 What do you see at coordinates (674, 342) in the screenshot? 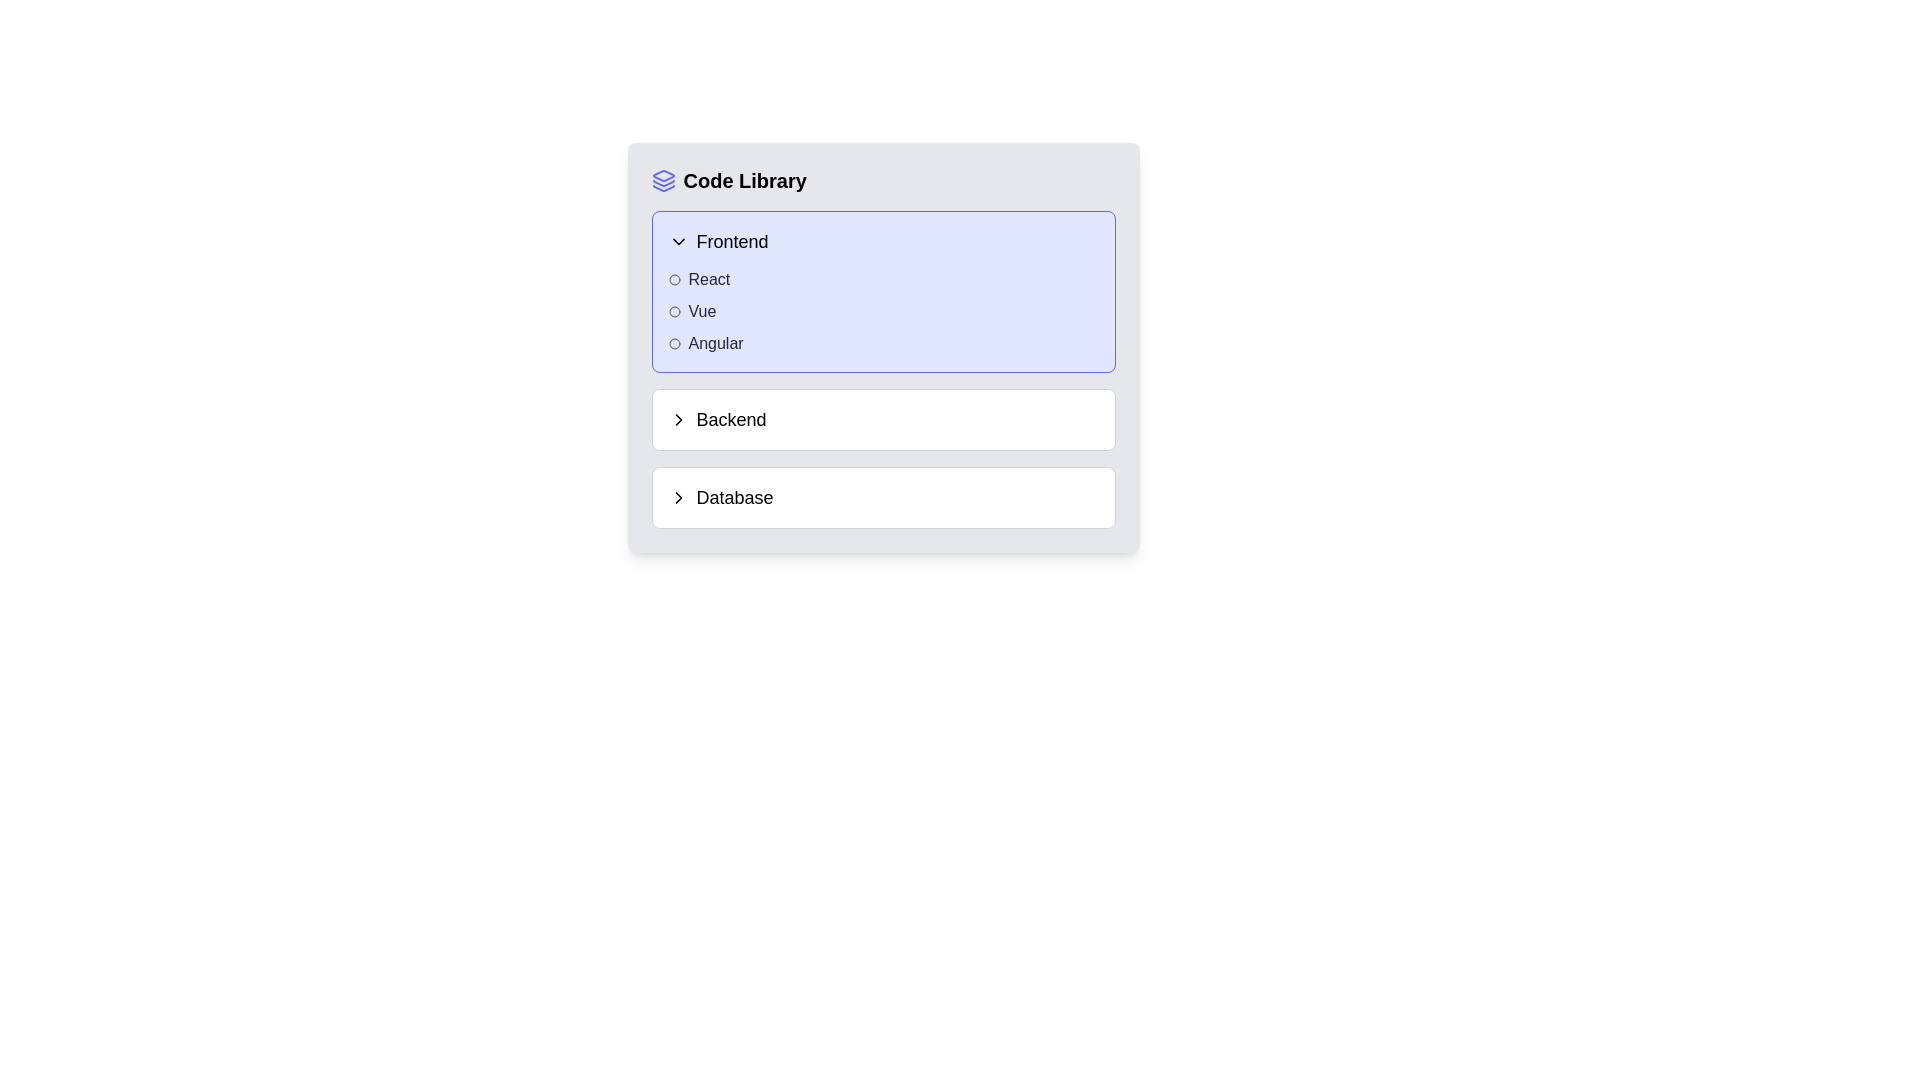
I see `the circular SVG graphical element representing the 'Angular' option in the 'Code Library' section` at bounding box center [674, 342].